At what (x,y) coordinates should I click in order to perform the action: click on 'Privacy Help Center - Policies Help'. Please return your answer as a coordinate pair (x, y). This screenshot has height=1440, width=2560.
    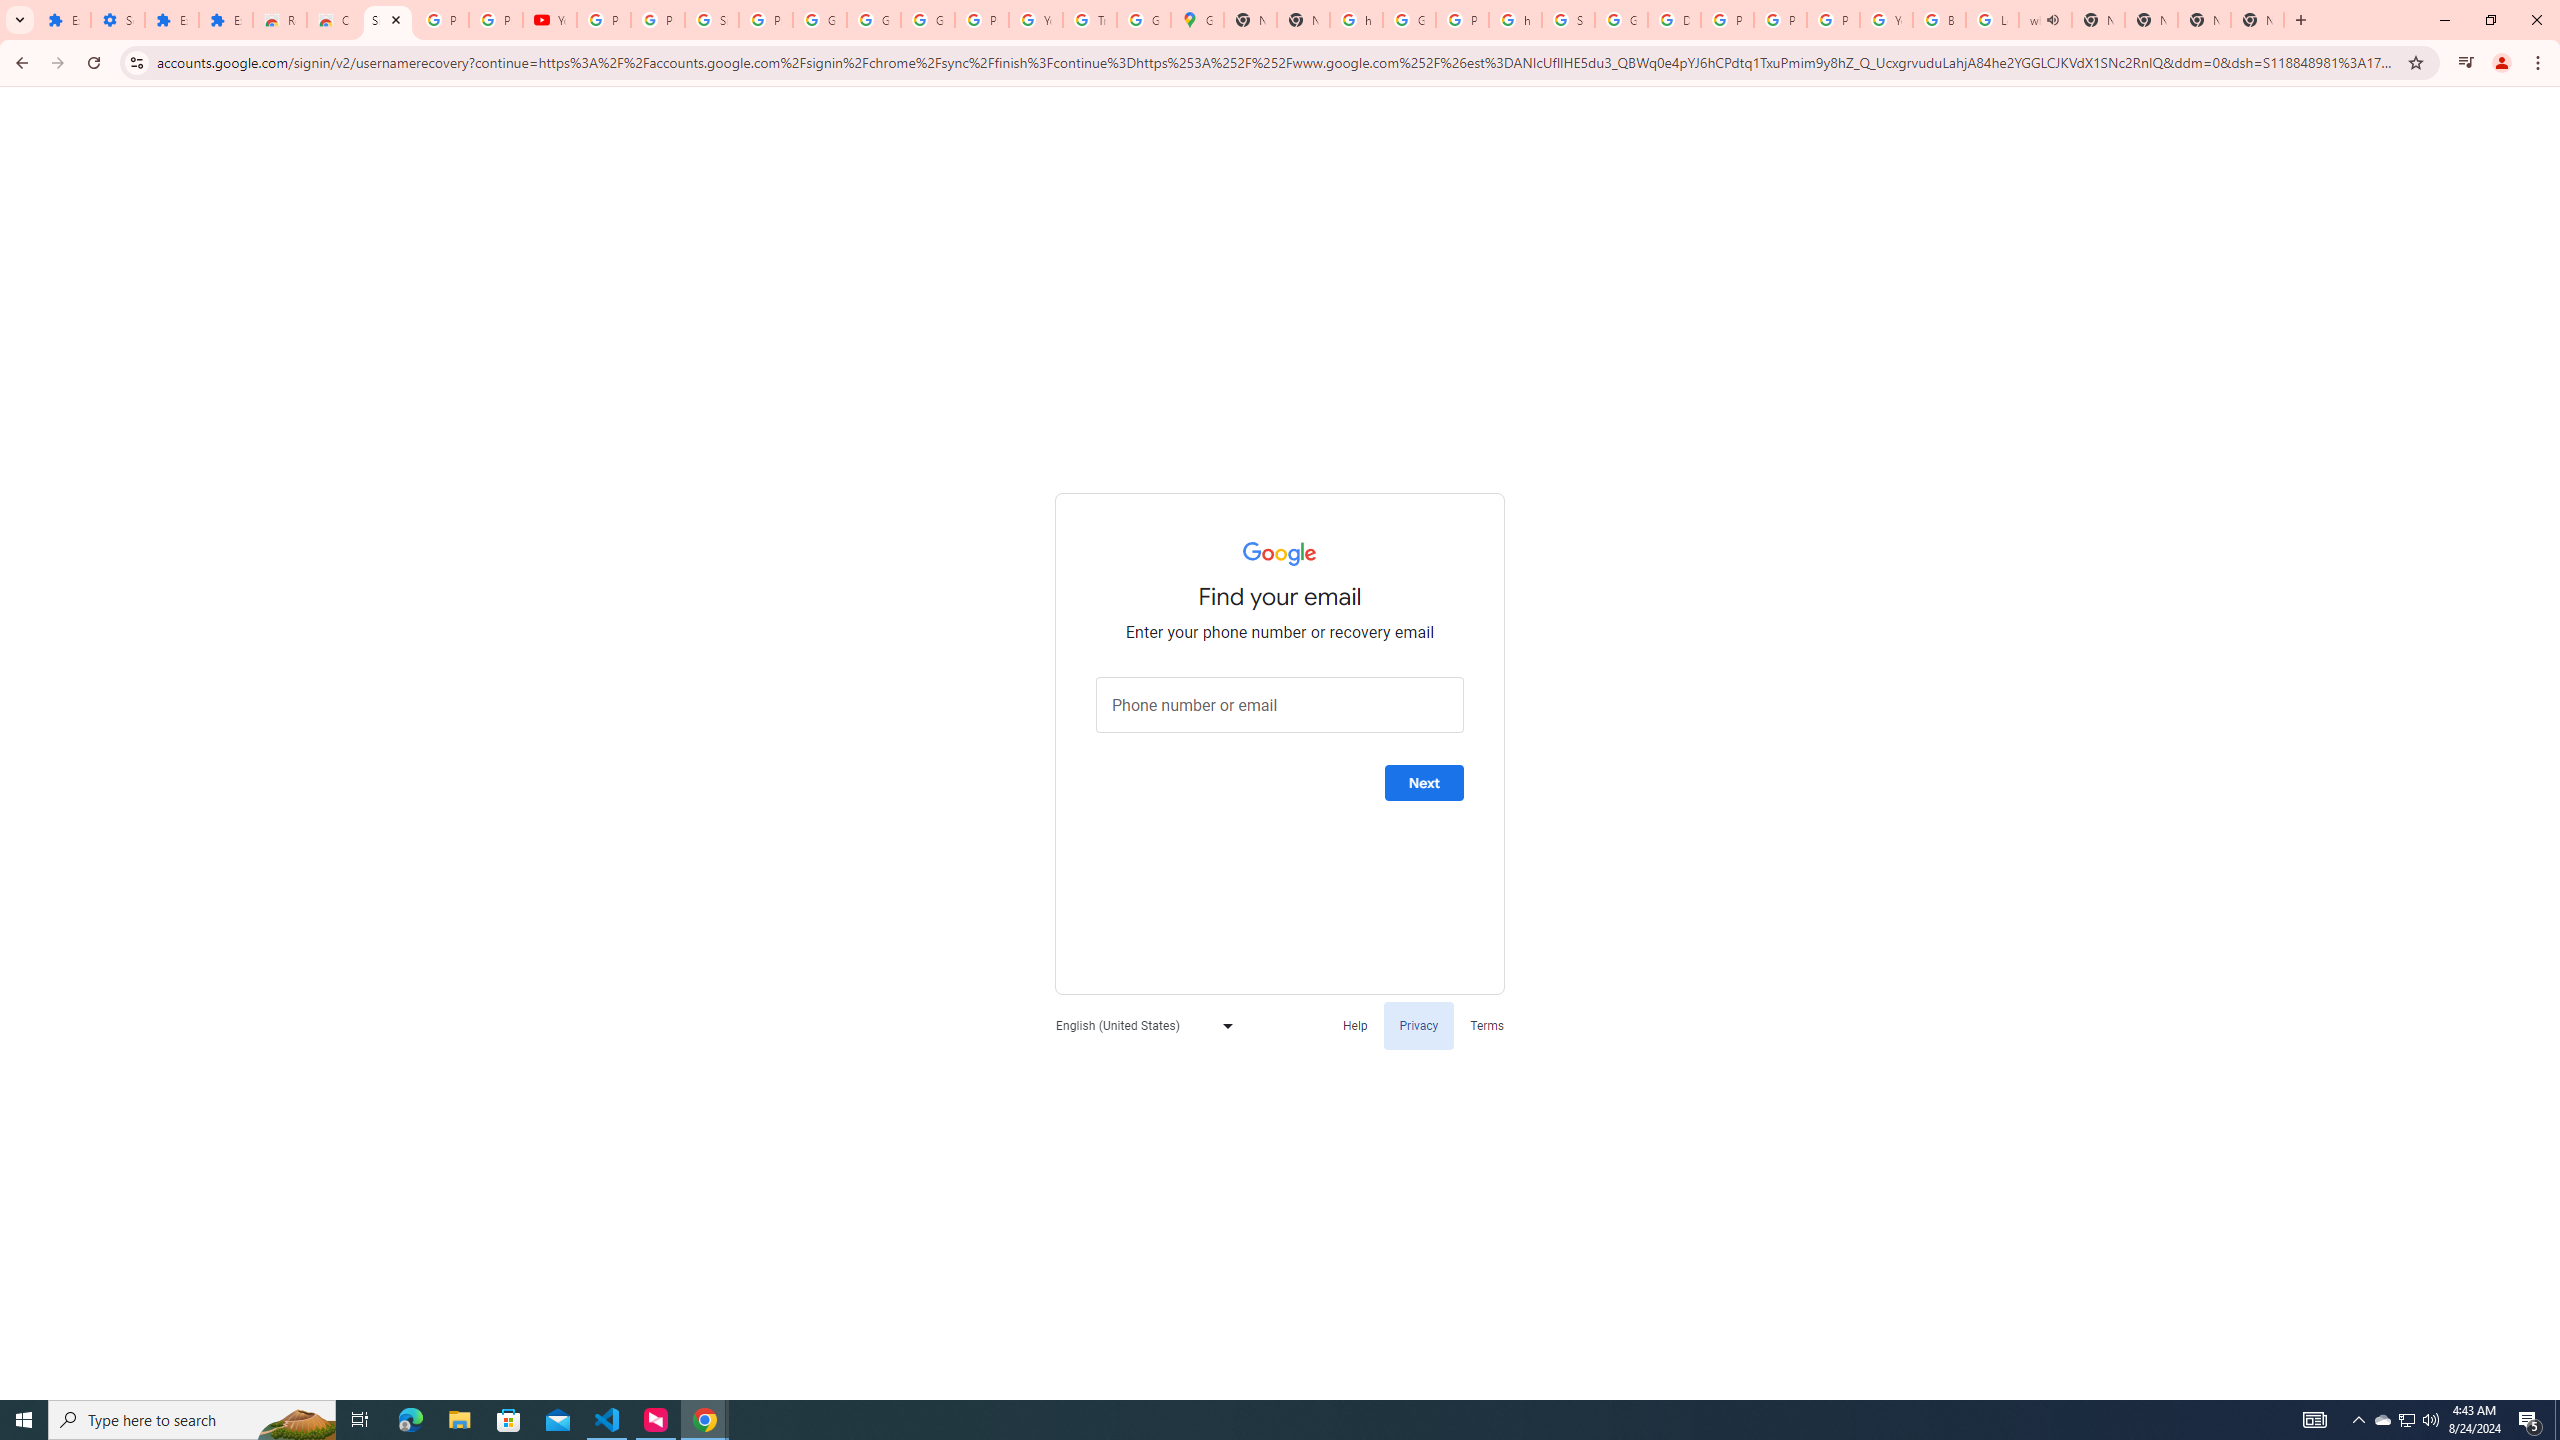
    Looking at the image, I should click on (1728, 19).